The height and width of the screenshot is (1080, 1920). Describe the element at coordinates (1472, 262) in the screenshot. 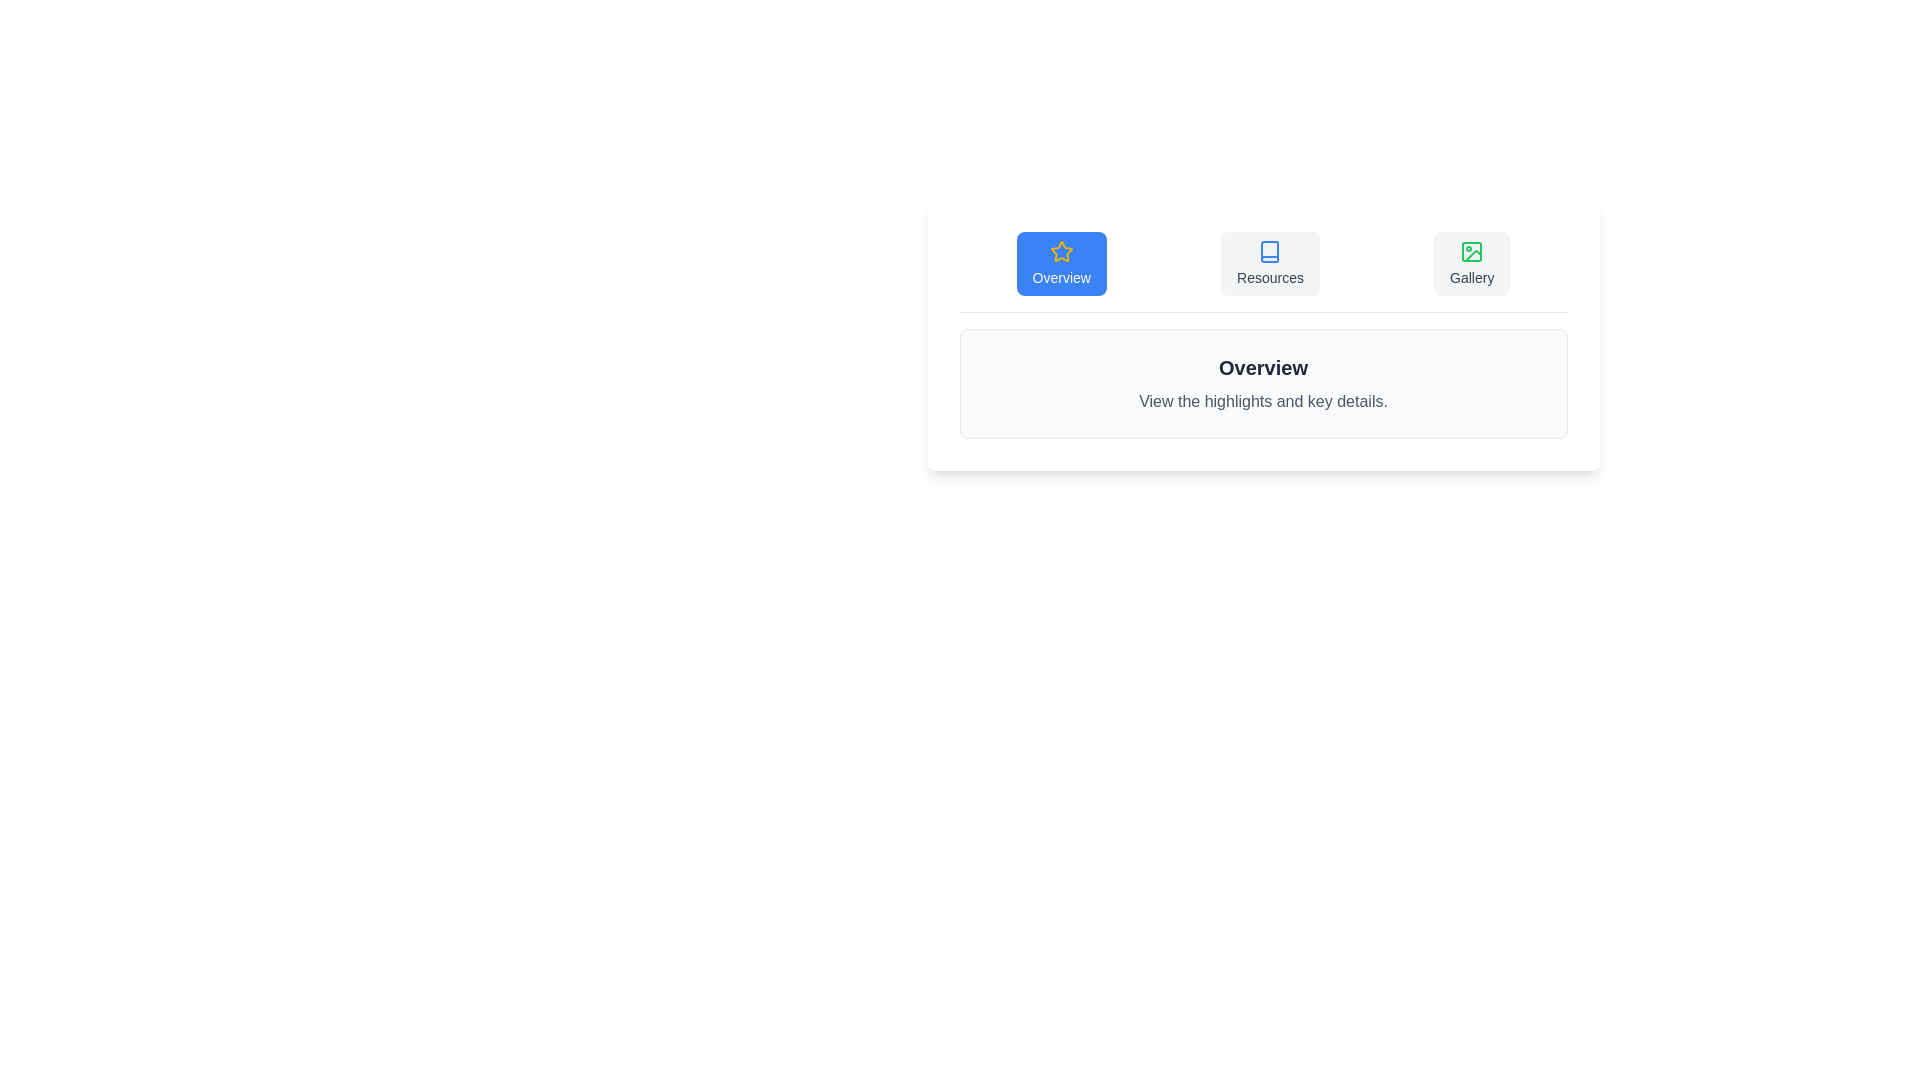

I see `the tab labeled Gallery to preview its hover effect` at that location.